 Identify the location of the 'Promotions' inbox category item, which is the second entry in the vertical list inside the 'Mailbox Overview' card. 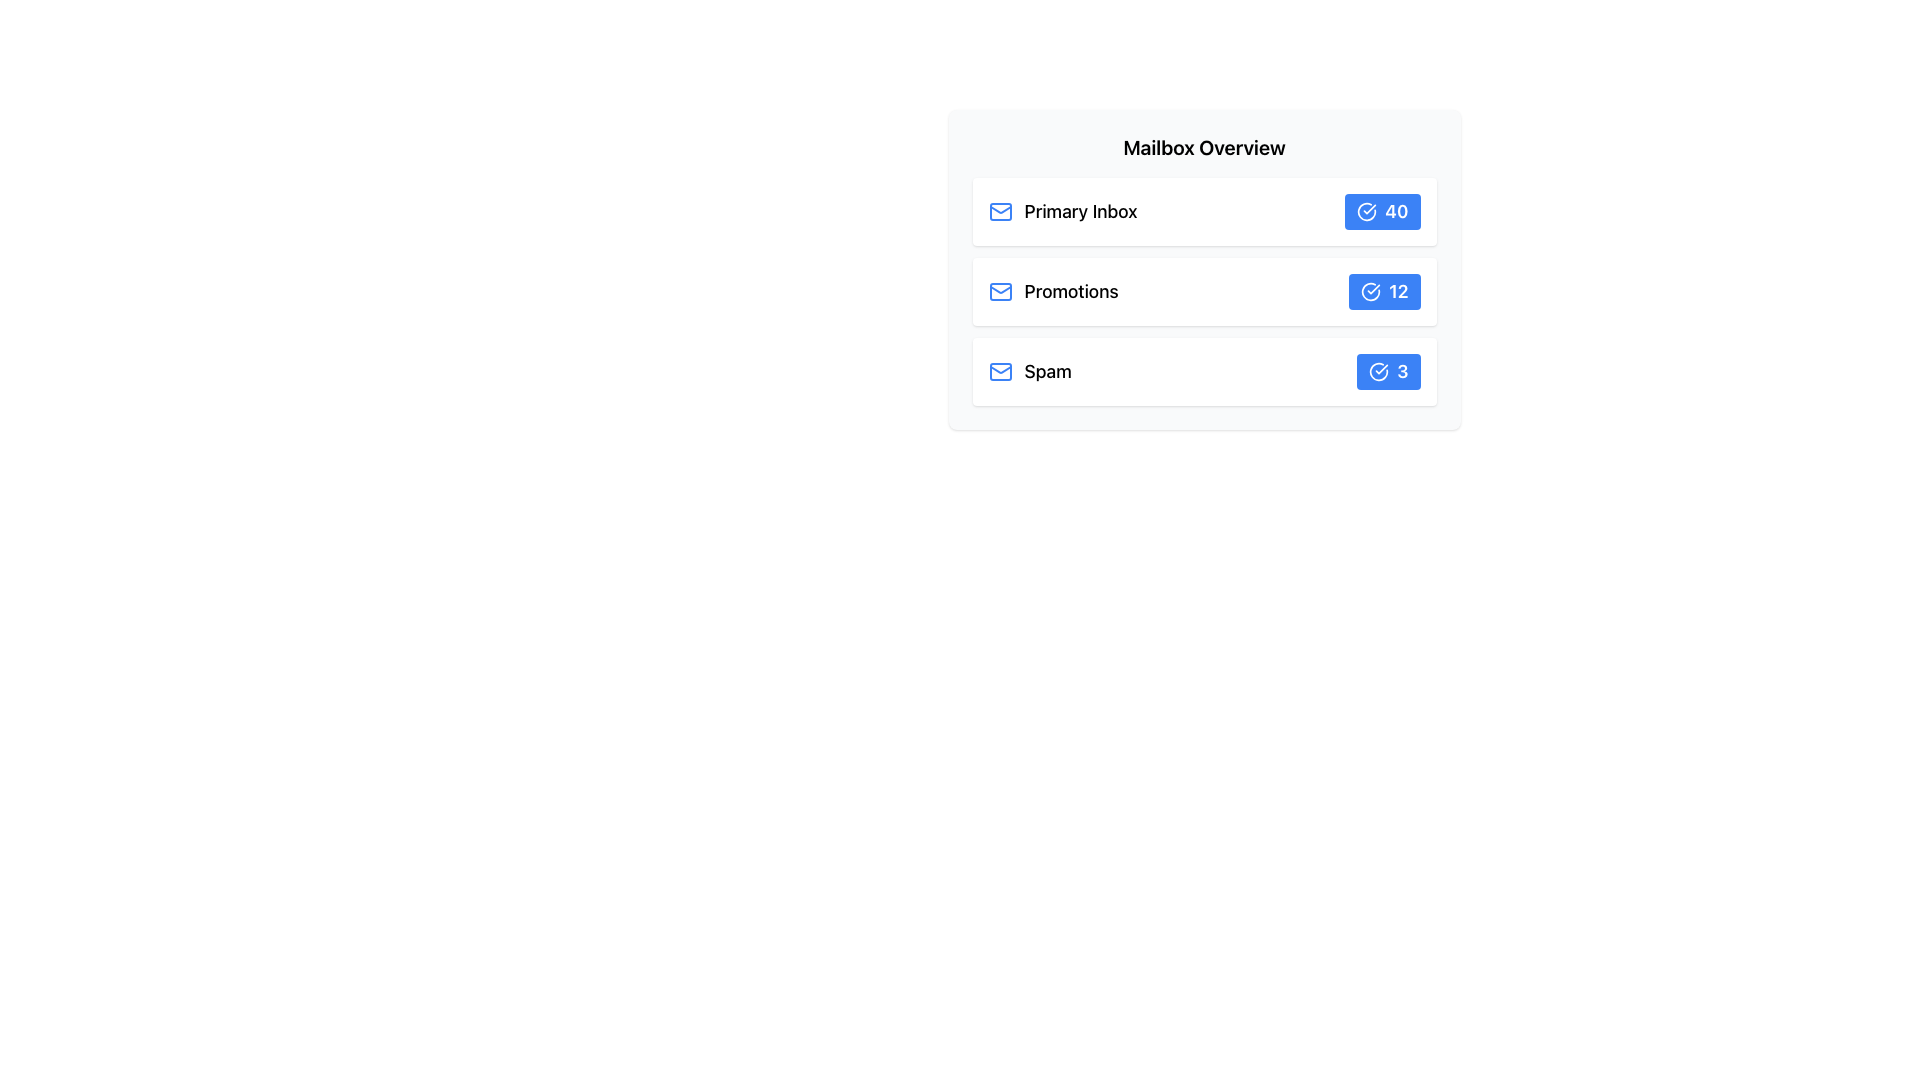
(1052, 292).